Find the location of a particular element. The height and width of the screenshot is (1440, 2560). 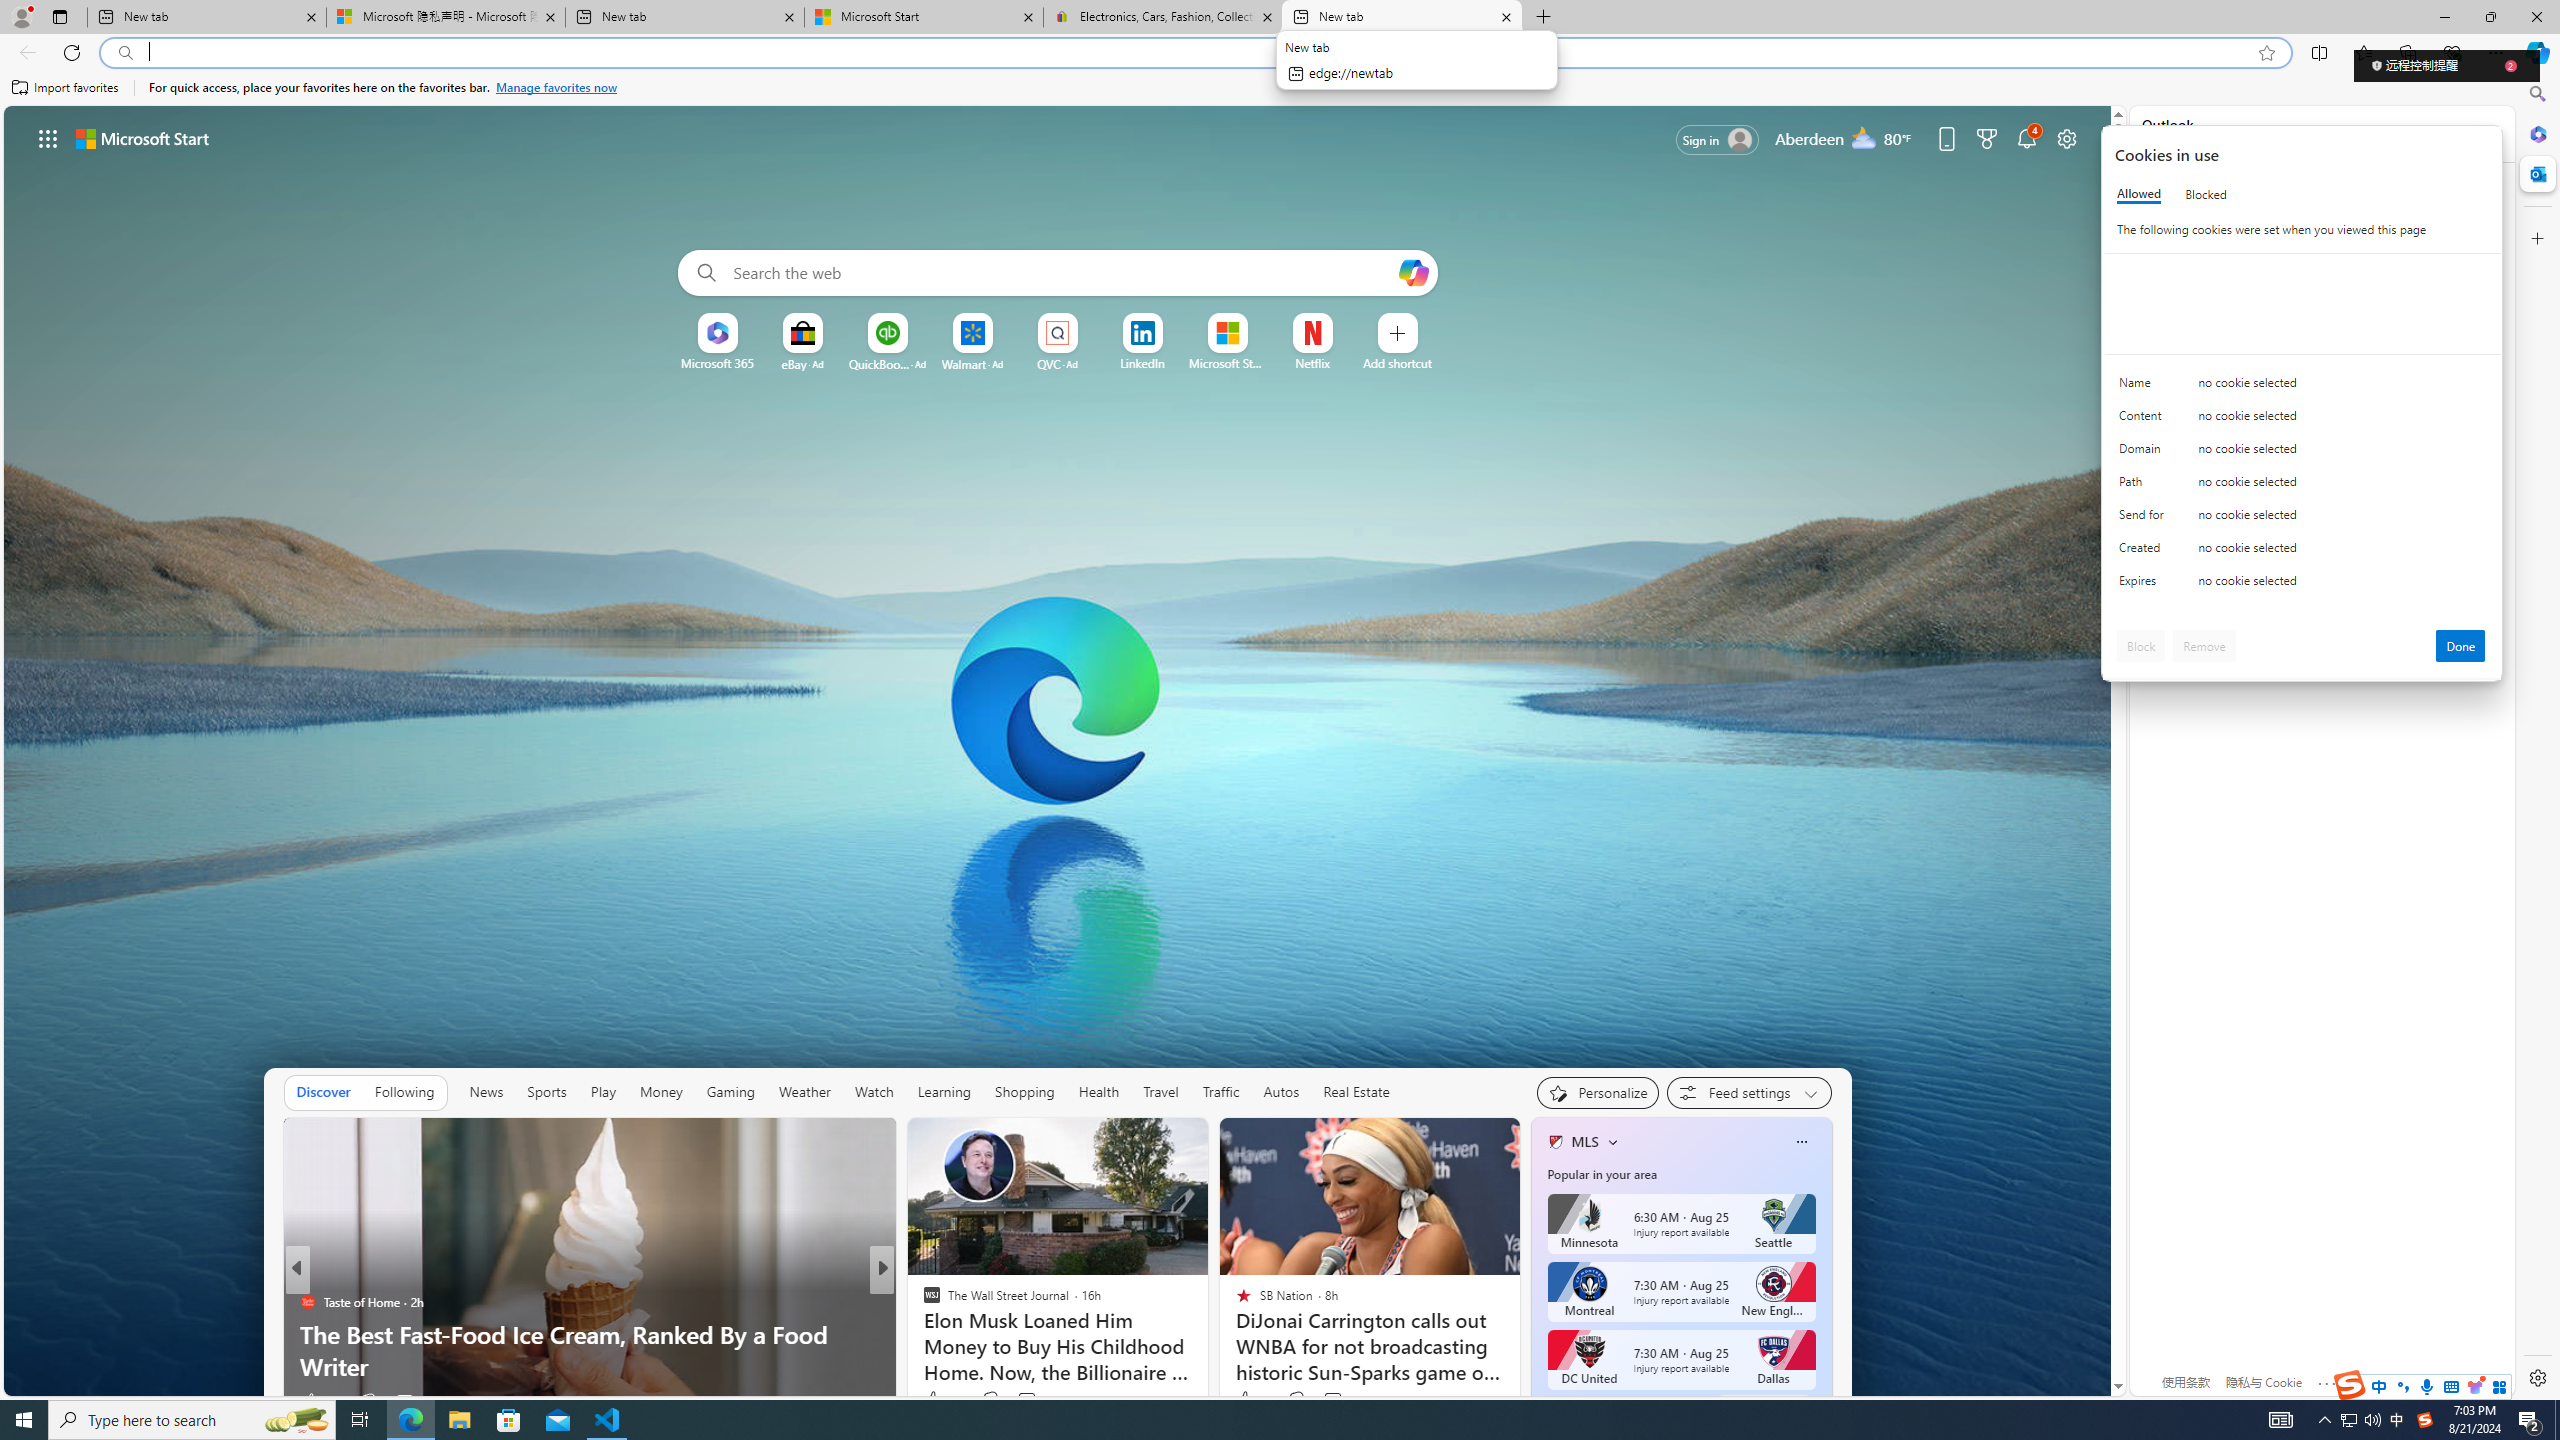

'Created' is located at coordinates (2144, 551).